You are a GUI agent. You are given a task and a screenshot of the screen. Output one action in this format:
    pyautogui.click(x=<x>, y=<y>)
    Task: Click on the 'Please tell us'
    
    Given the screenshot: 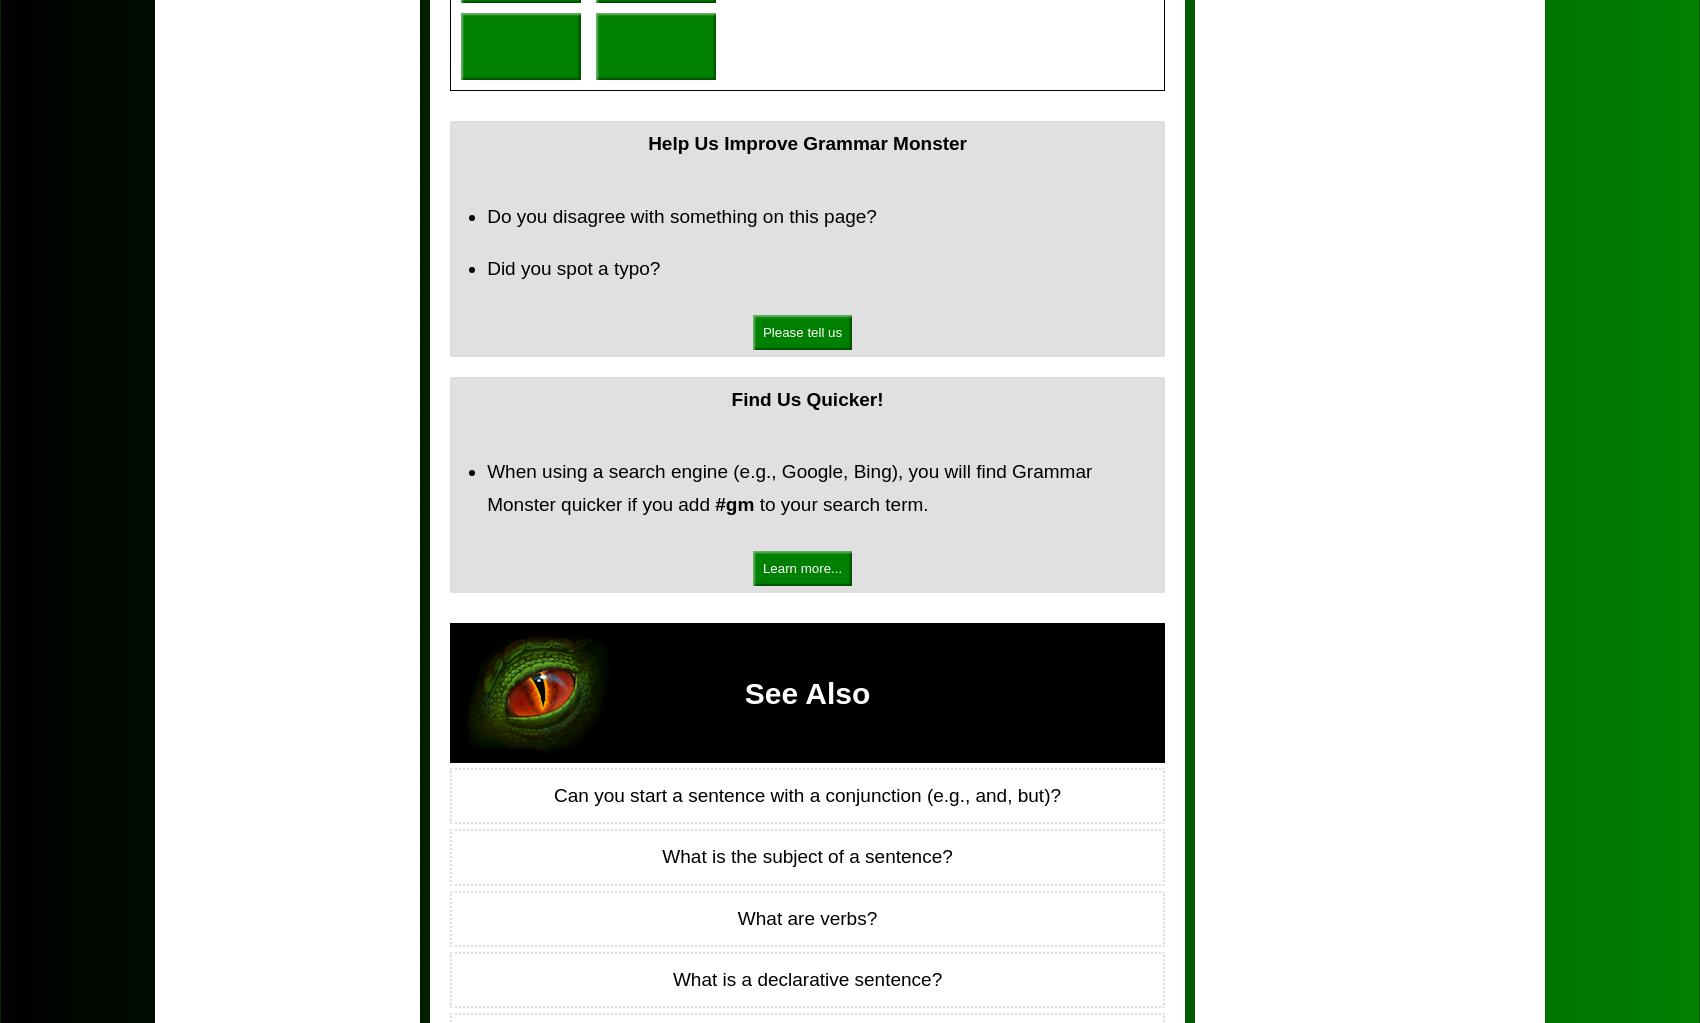 What is the action you would take?
    pyautogui.click(x=760, y=332)
    